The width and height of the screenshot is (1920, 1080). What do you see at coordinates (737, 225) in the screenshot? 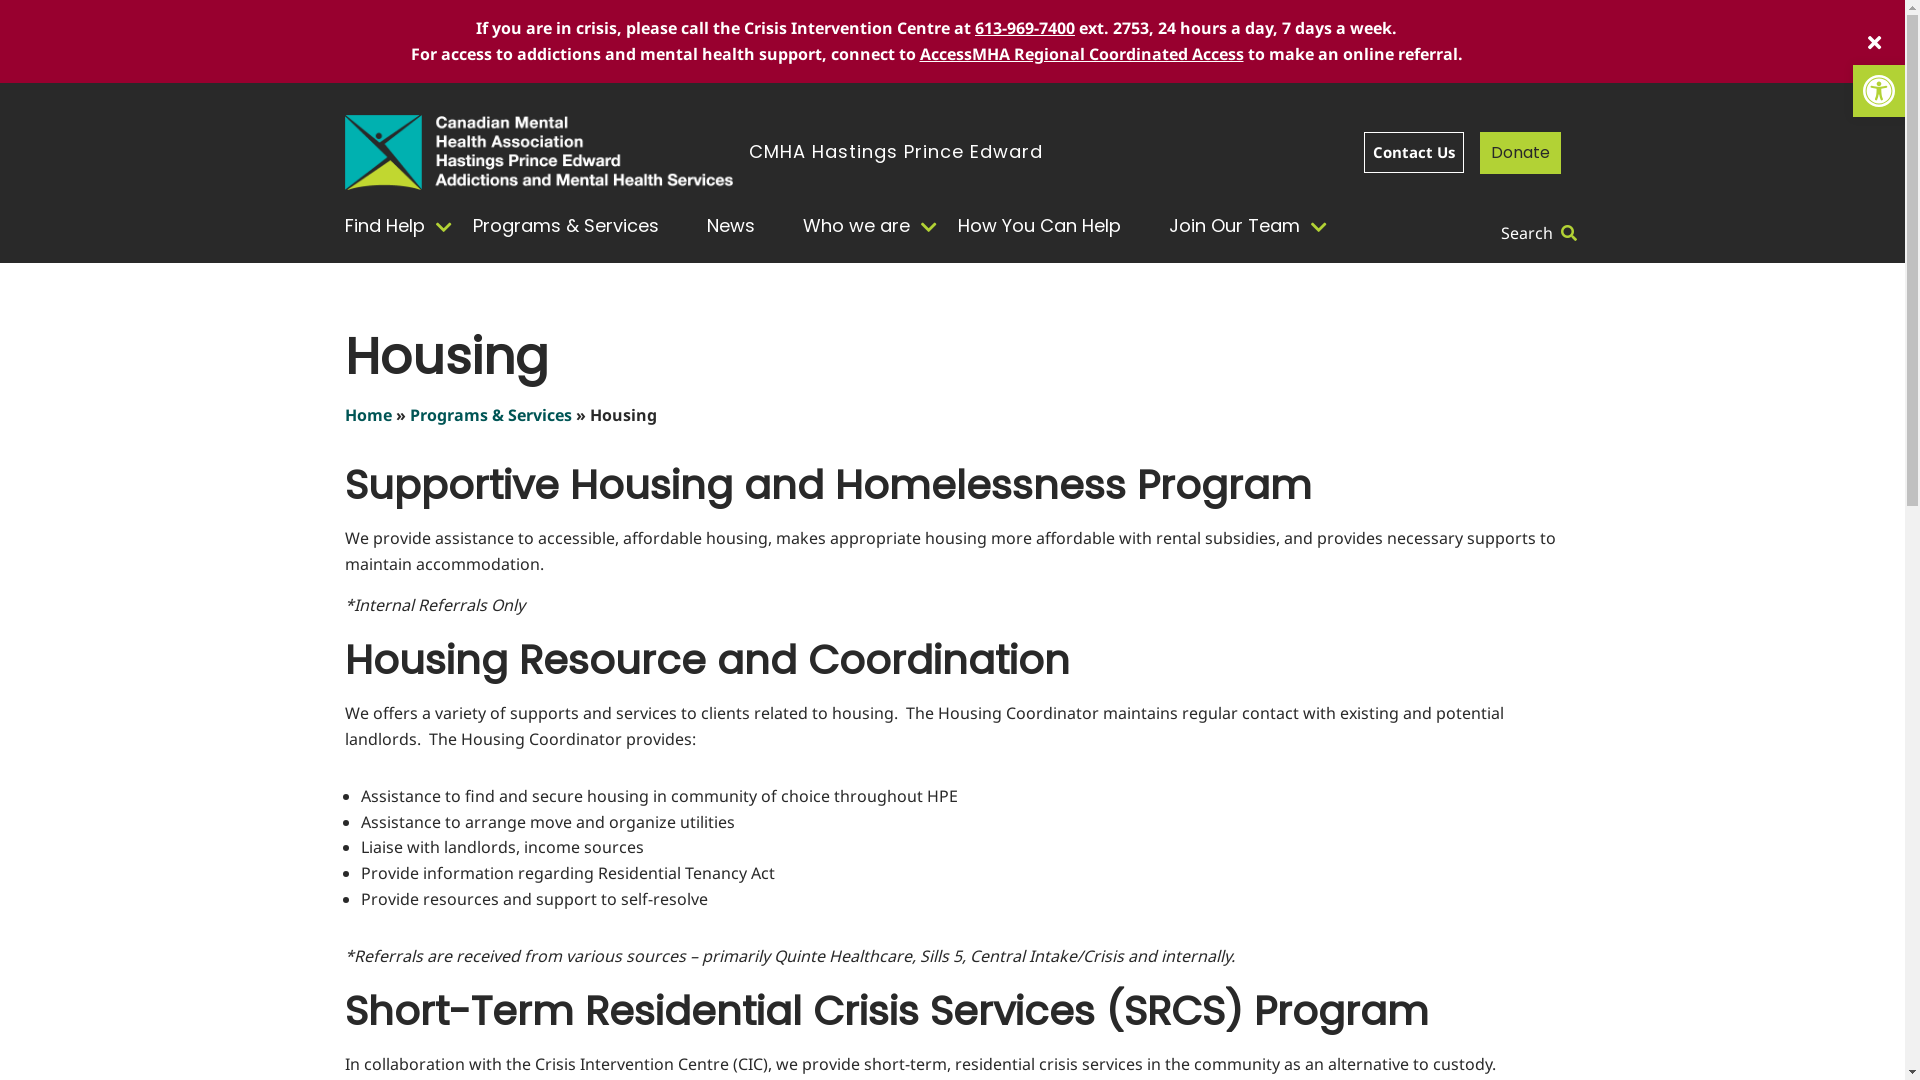
I see `'News'` at bounding box center [737, 225].